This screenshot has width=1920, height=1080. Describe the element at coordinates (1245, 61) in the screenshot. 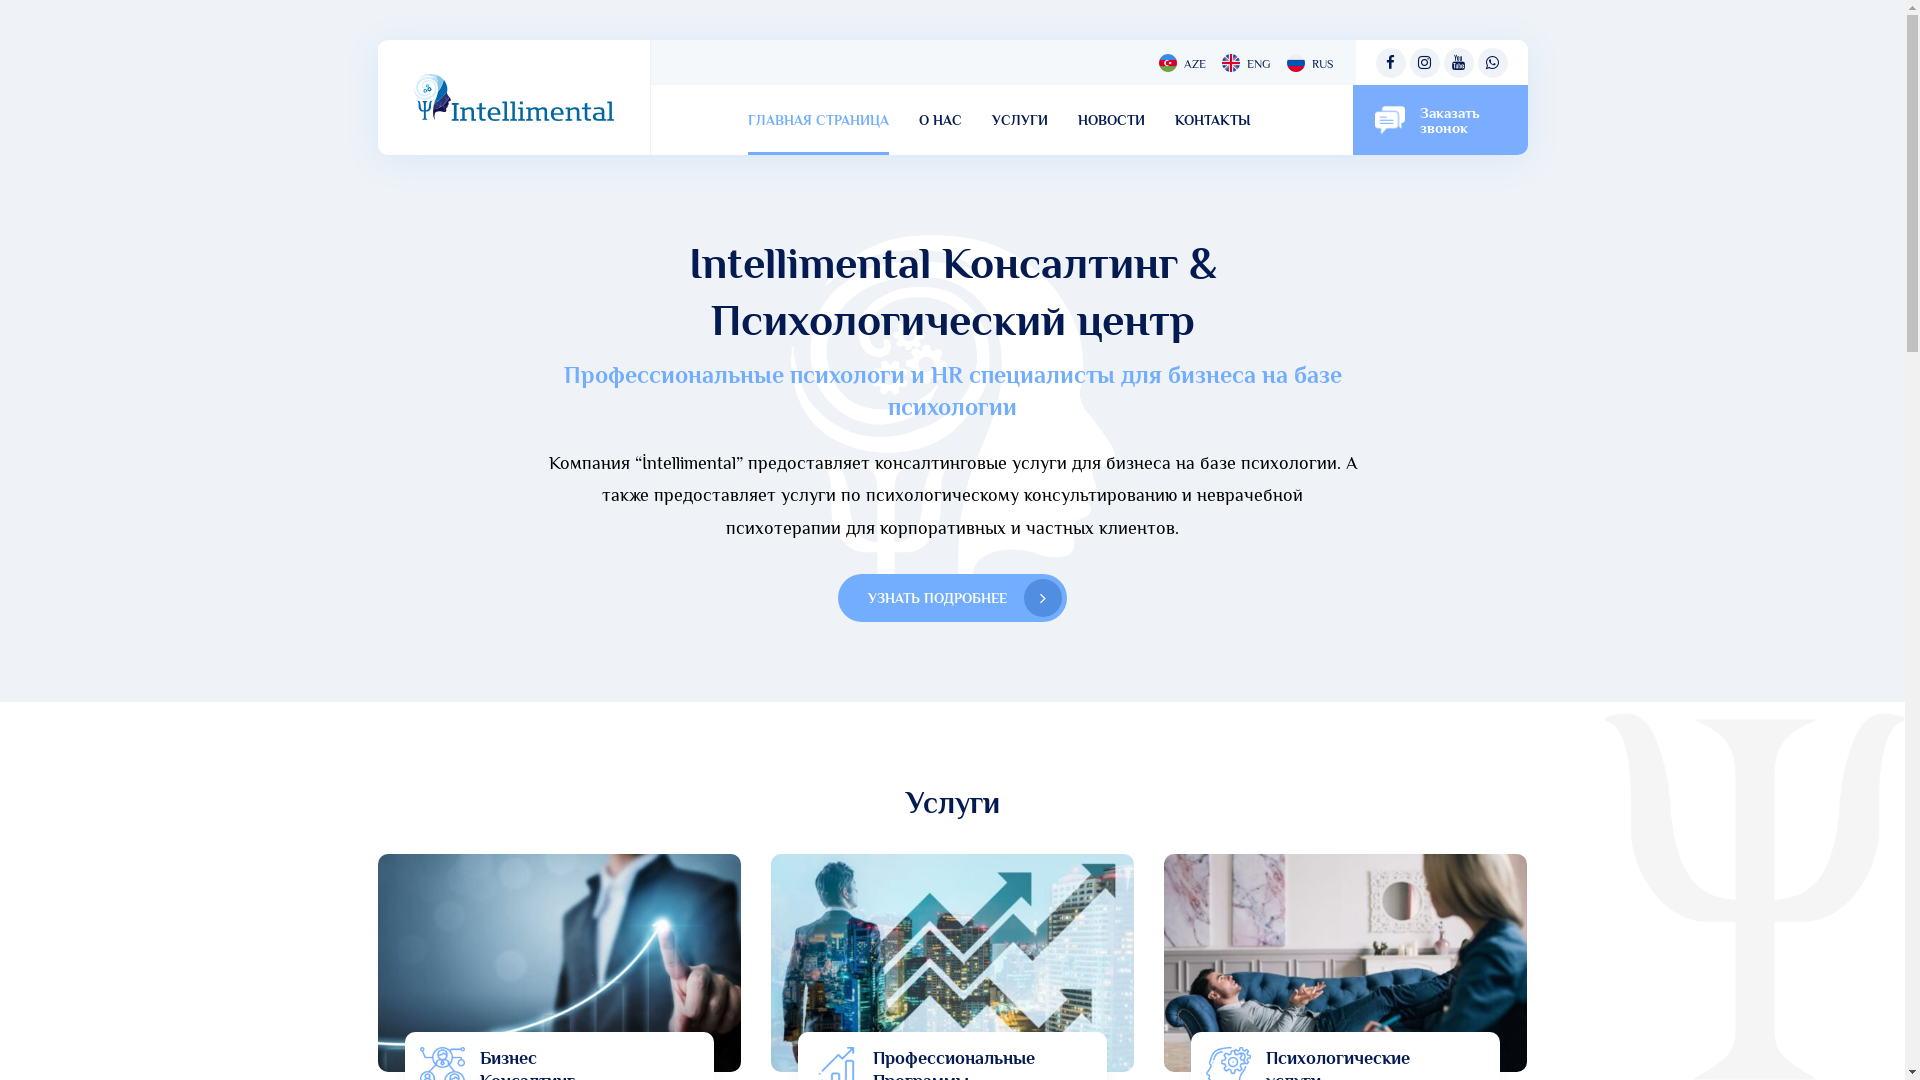

I see `'ENG'` at that location.